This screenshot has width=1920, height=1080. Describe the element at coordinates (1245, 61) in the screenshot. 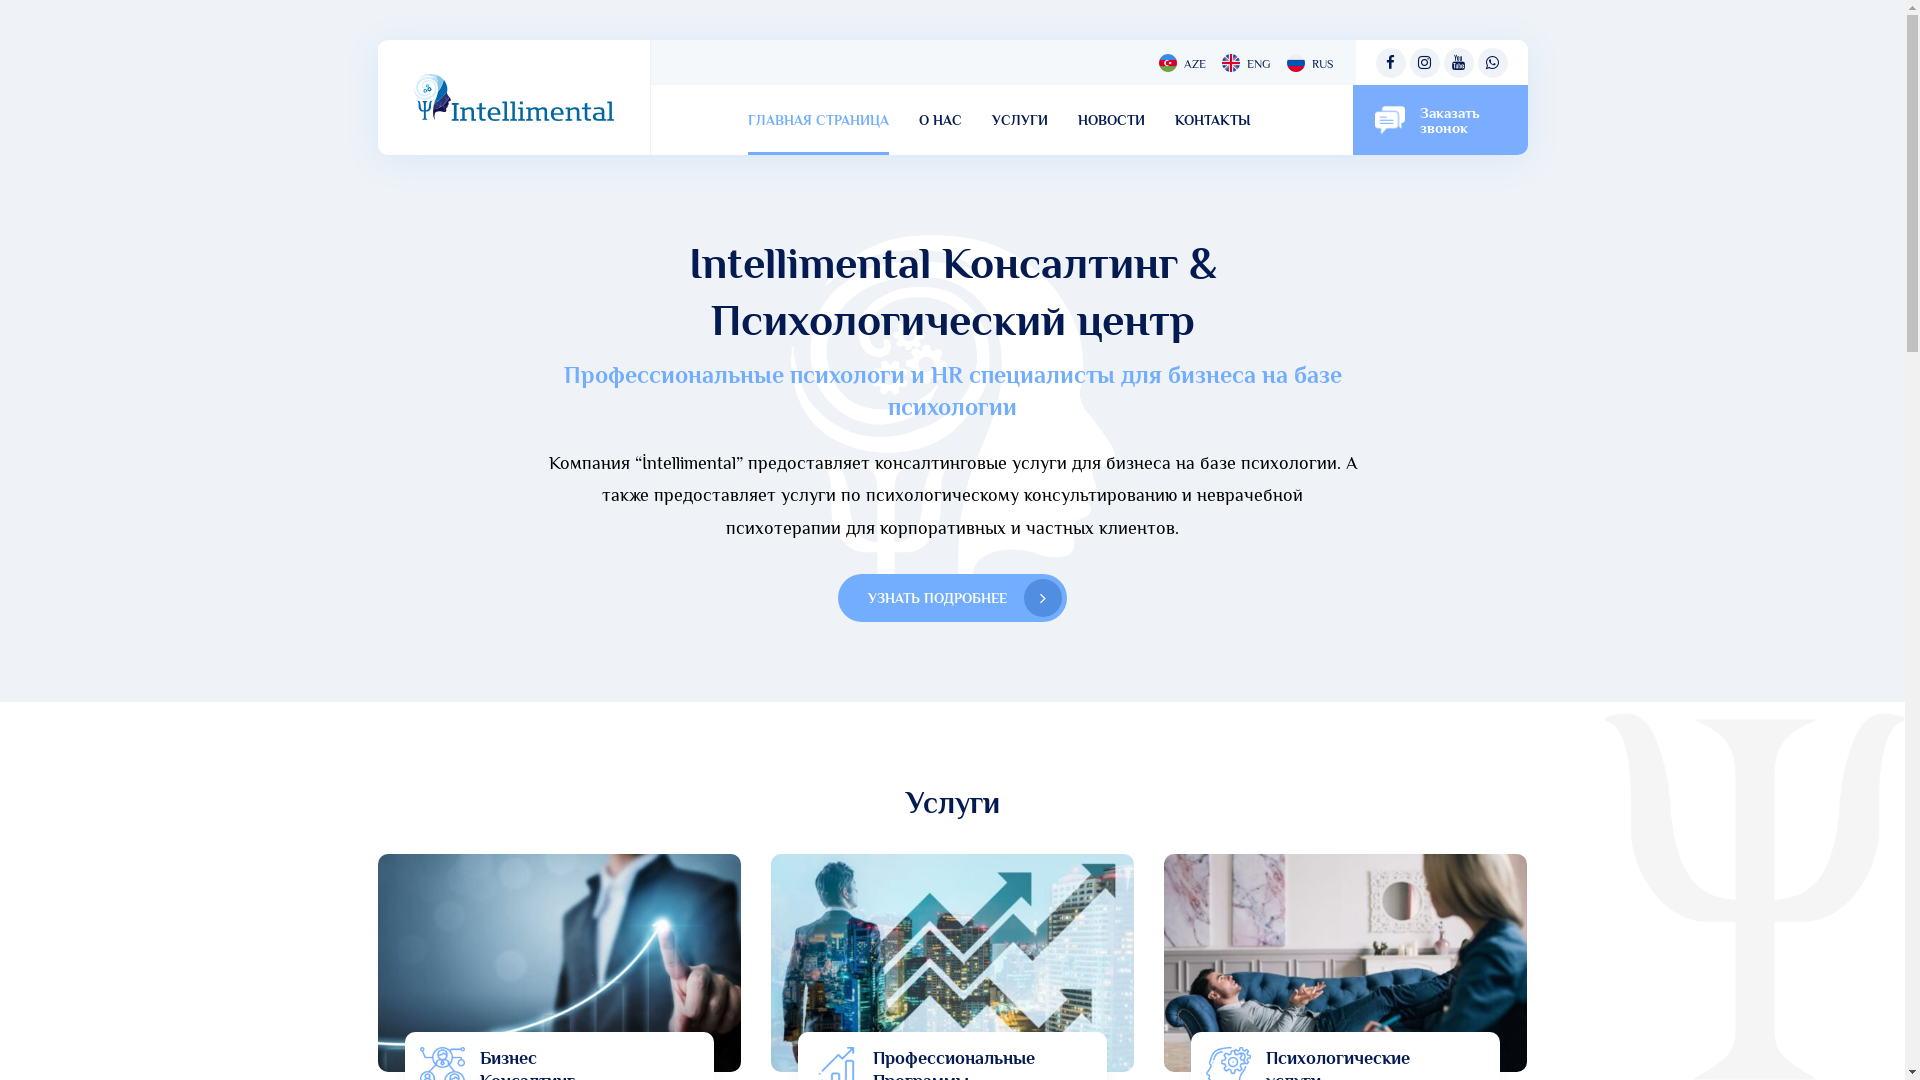

I see `'ENG'` at that location.